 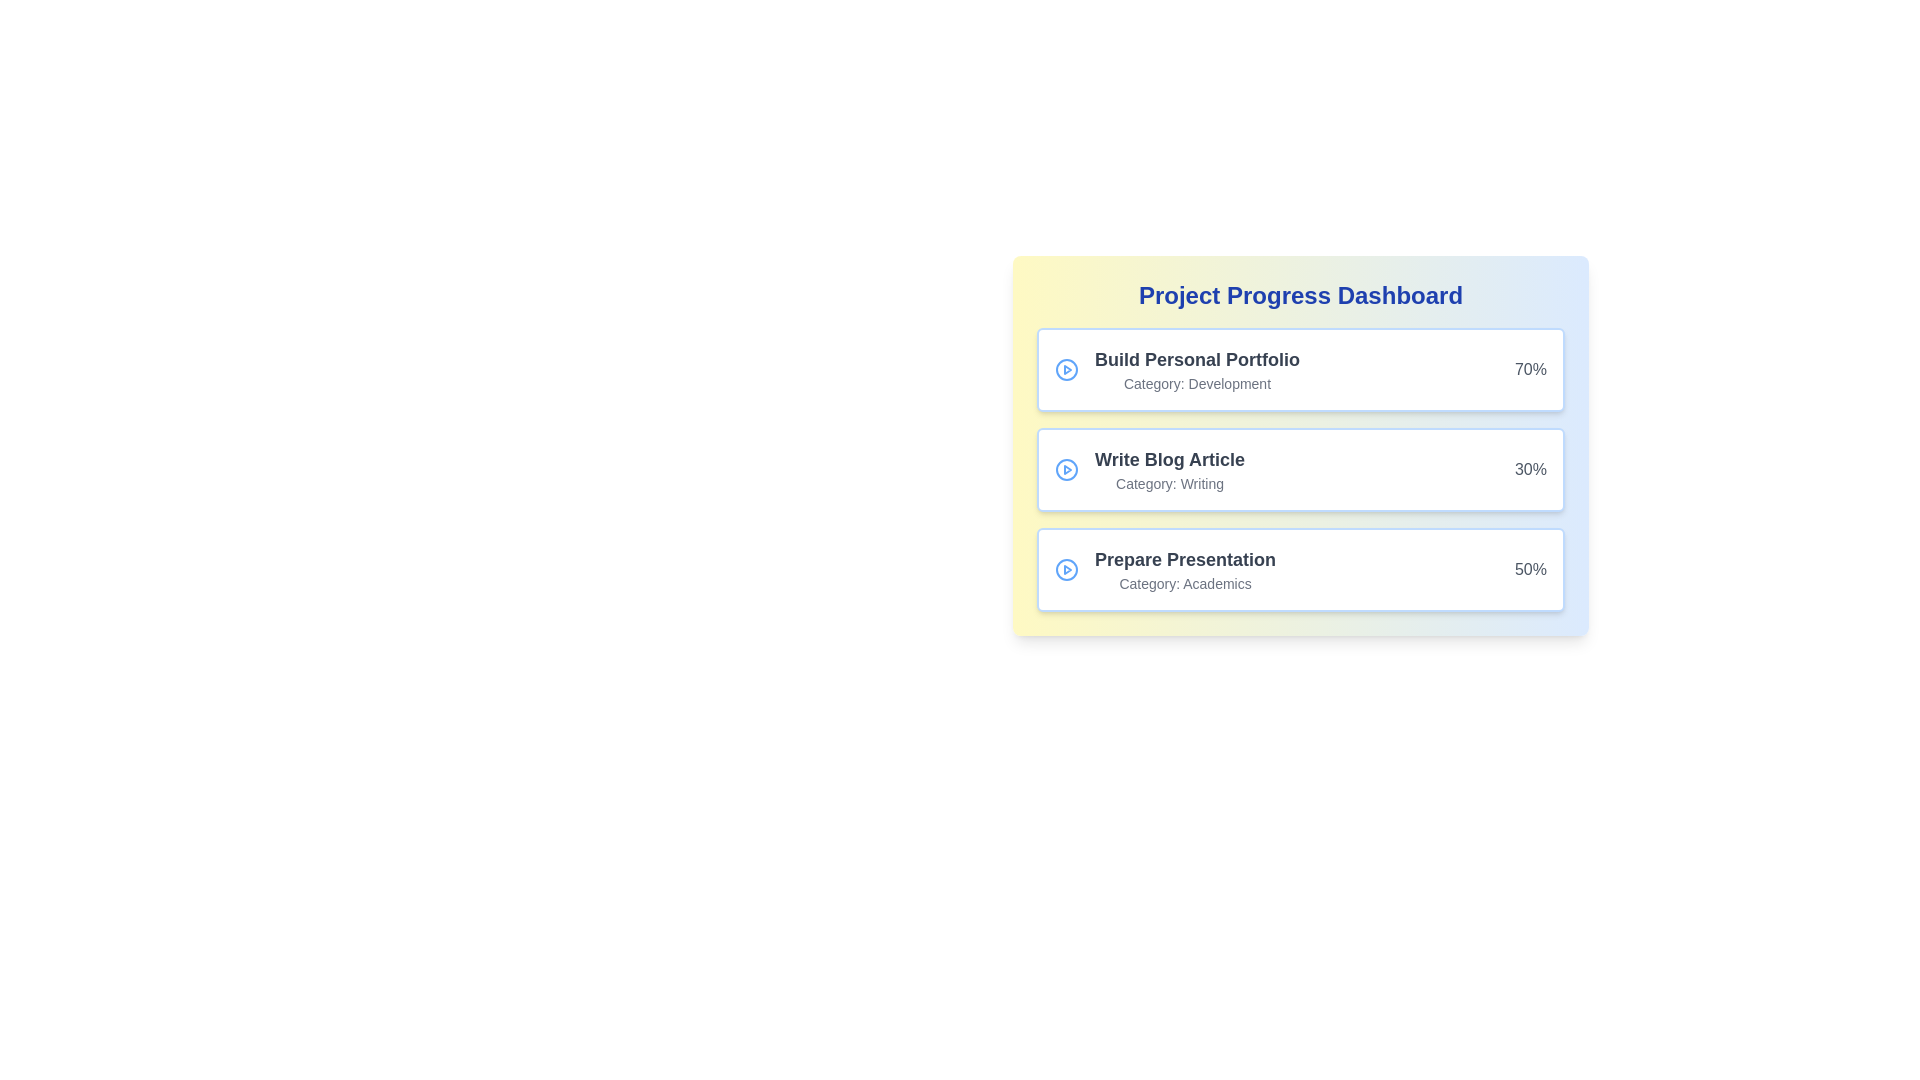 I want to click on the play button located on the left side of the 'Prepare Presentation' entry in the 'Project Progress Dashboard', so click(x=1065, y=570).